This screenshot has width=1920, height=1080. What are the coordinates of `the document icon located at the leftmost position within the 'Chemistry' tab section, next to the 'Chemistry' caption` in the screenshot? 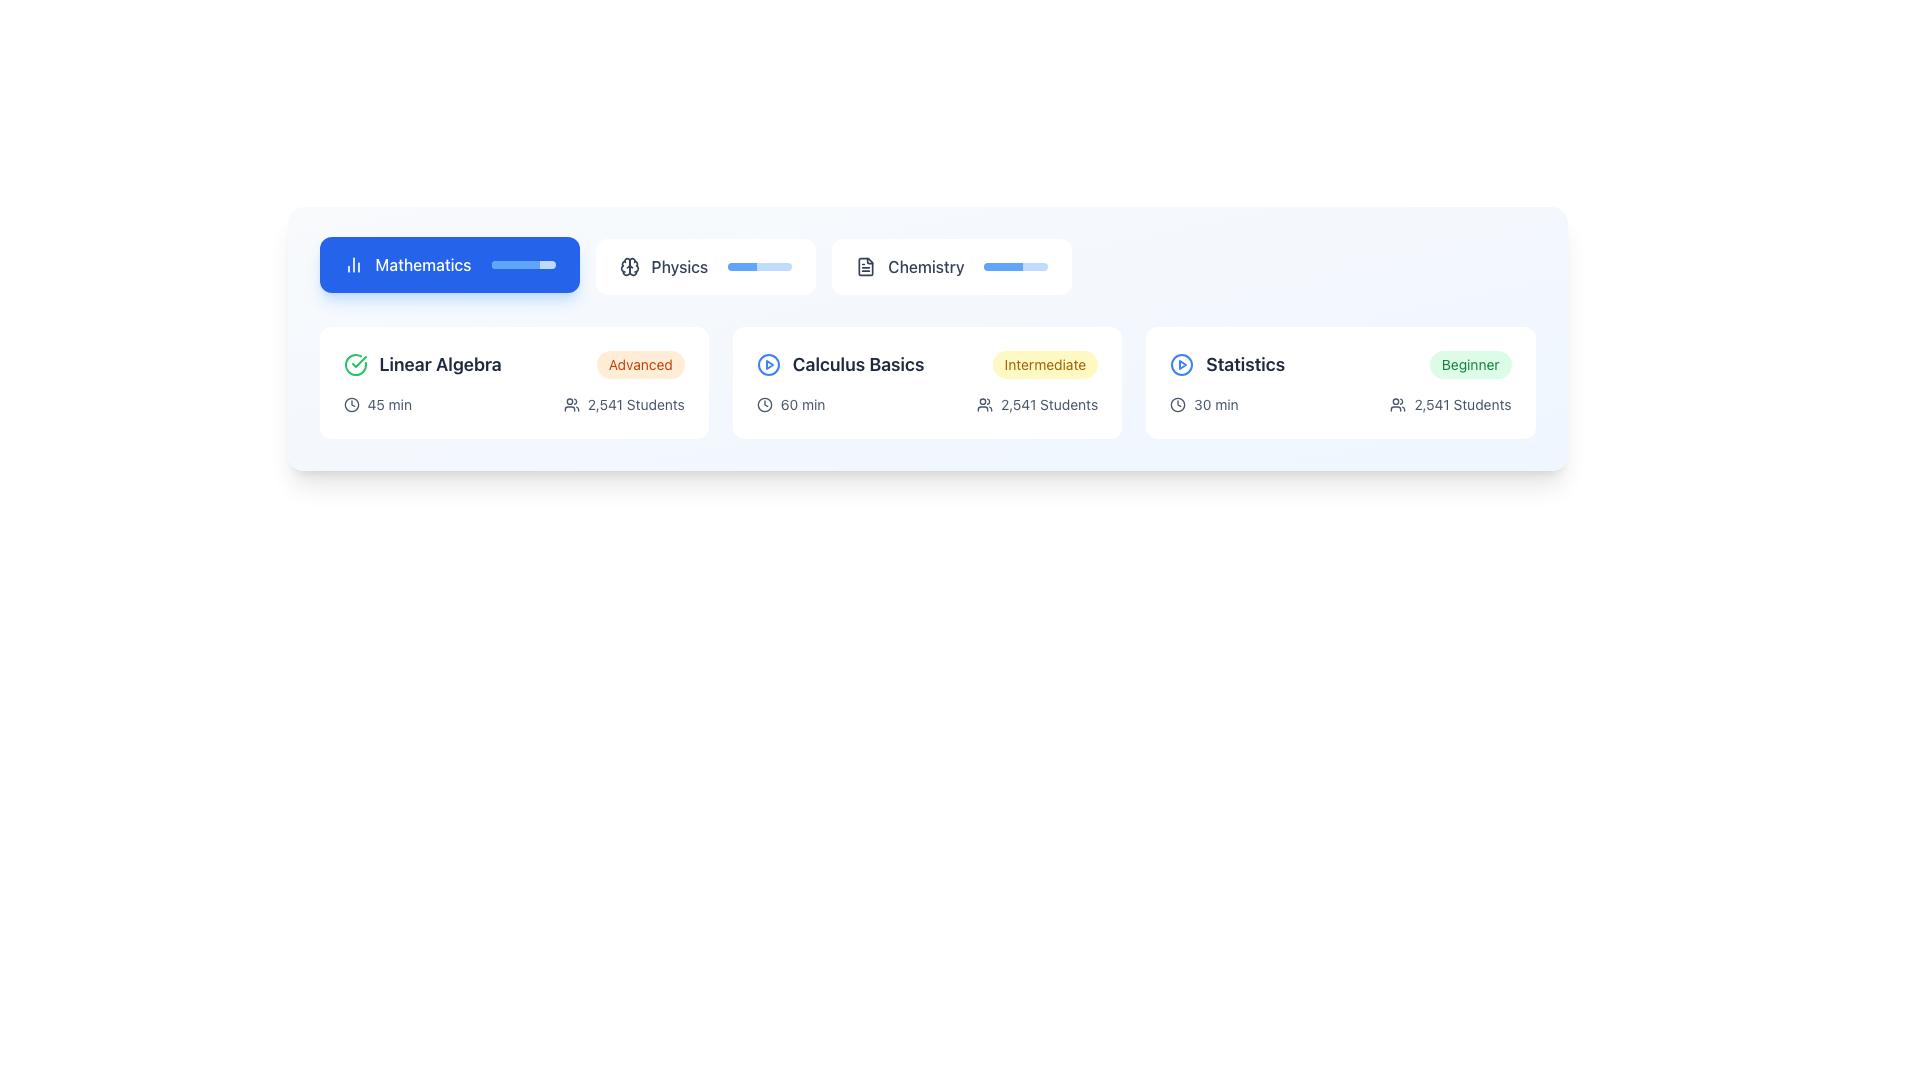 It's located at (866, 265).